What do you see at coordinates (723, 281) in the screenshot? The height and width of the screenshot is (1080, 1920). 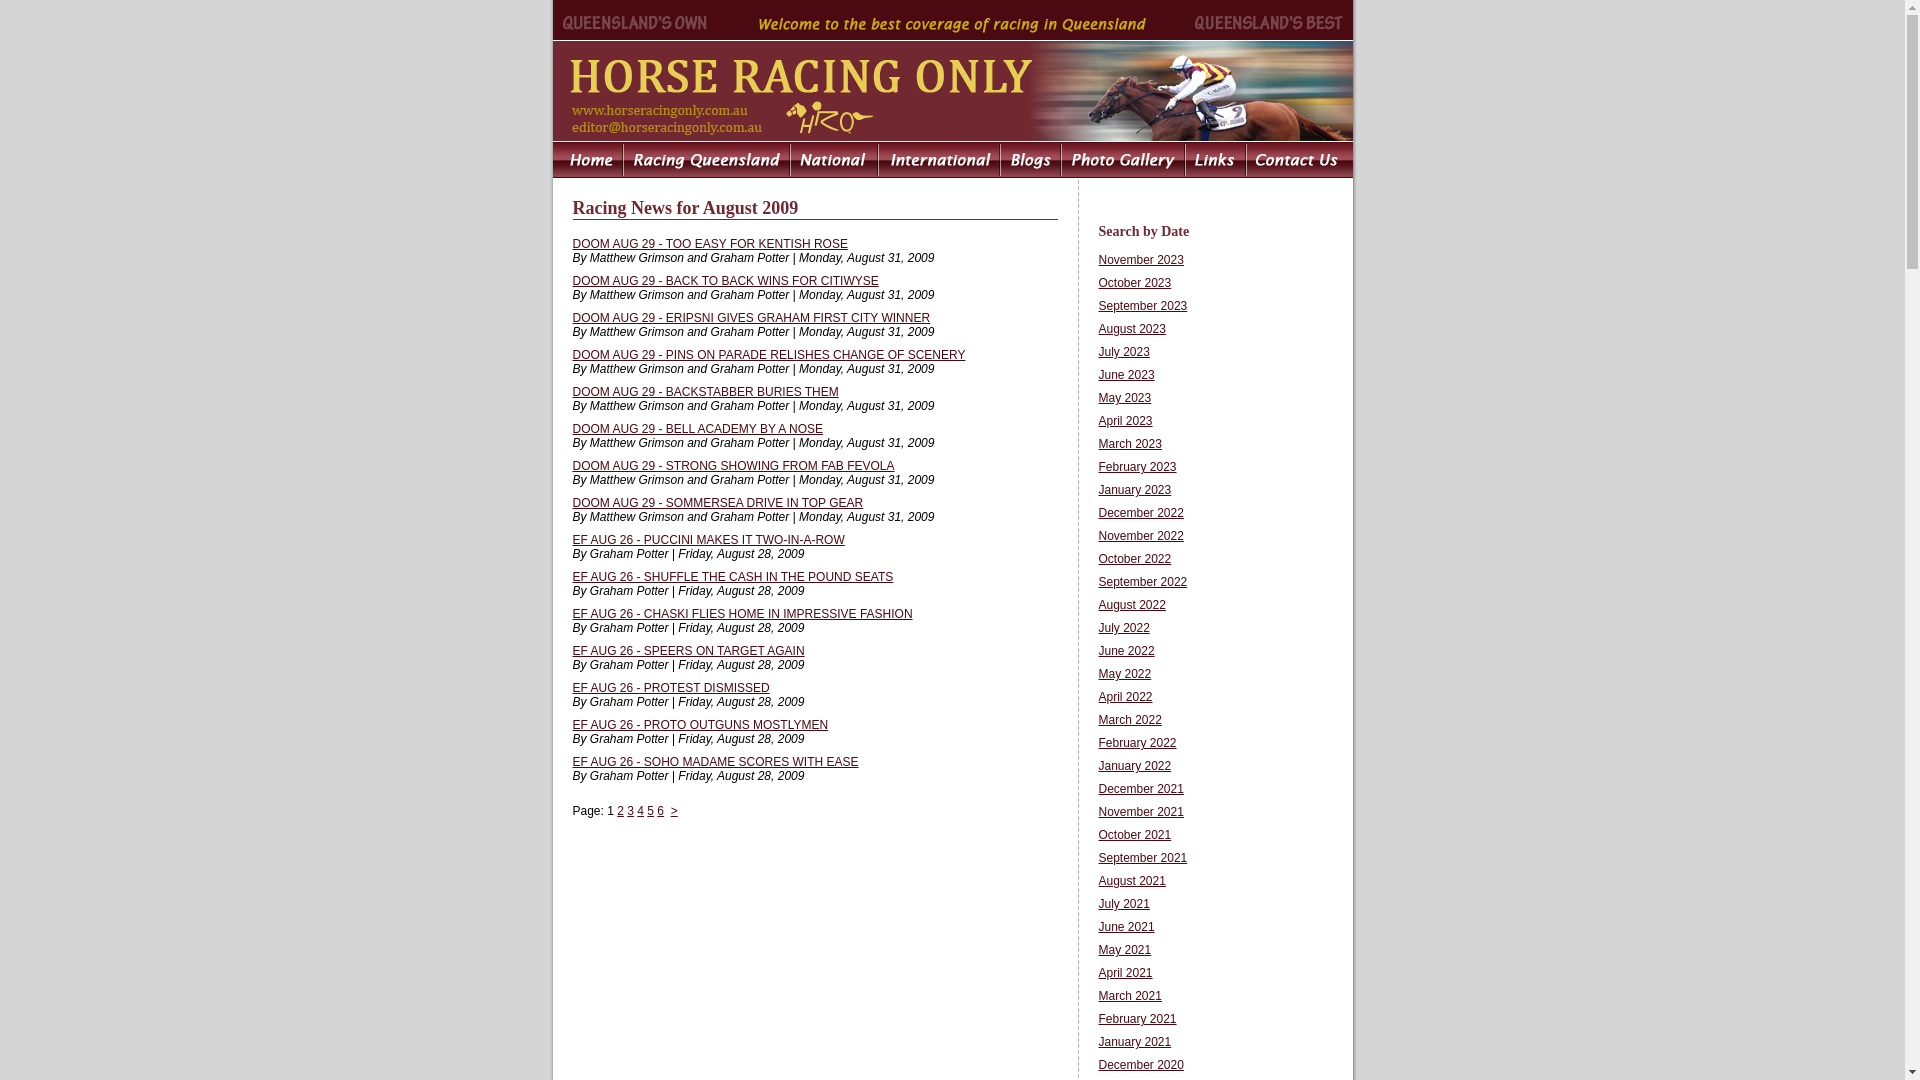 I see `'DOOM AUG 29 - BACK TO BACK WINS FOR CITIWYSE'` at bounding box center [723, 281].